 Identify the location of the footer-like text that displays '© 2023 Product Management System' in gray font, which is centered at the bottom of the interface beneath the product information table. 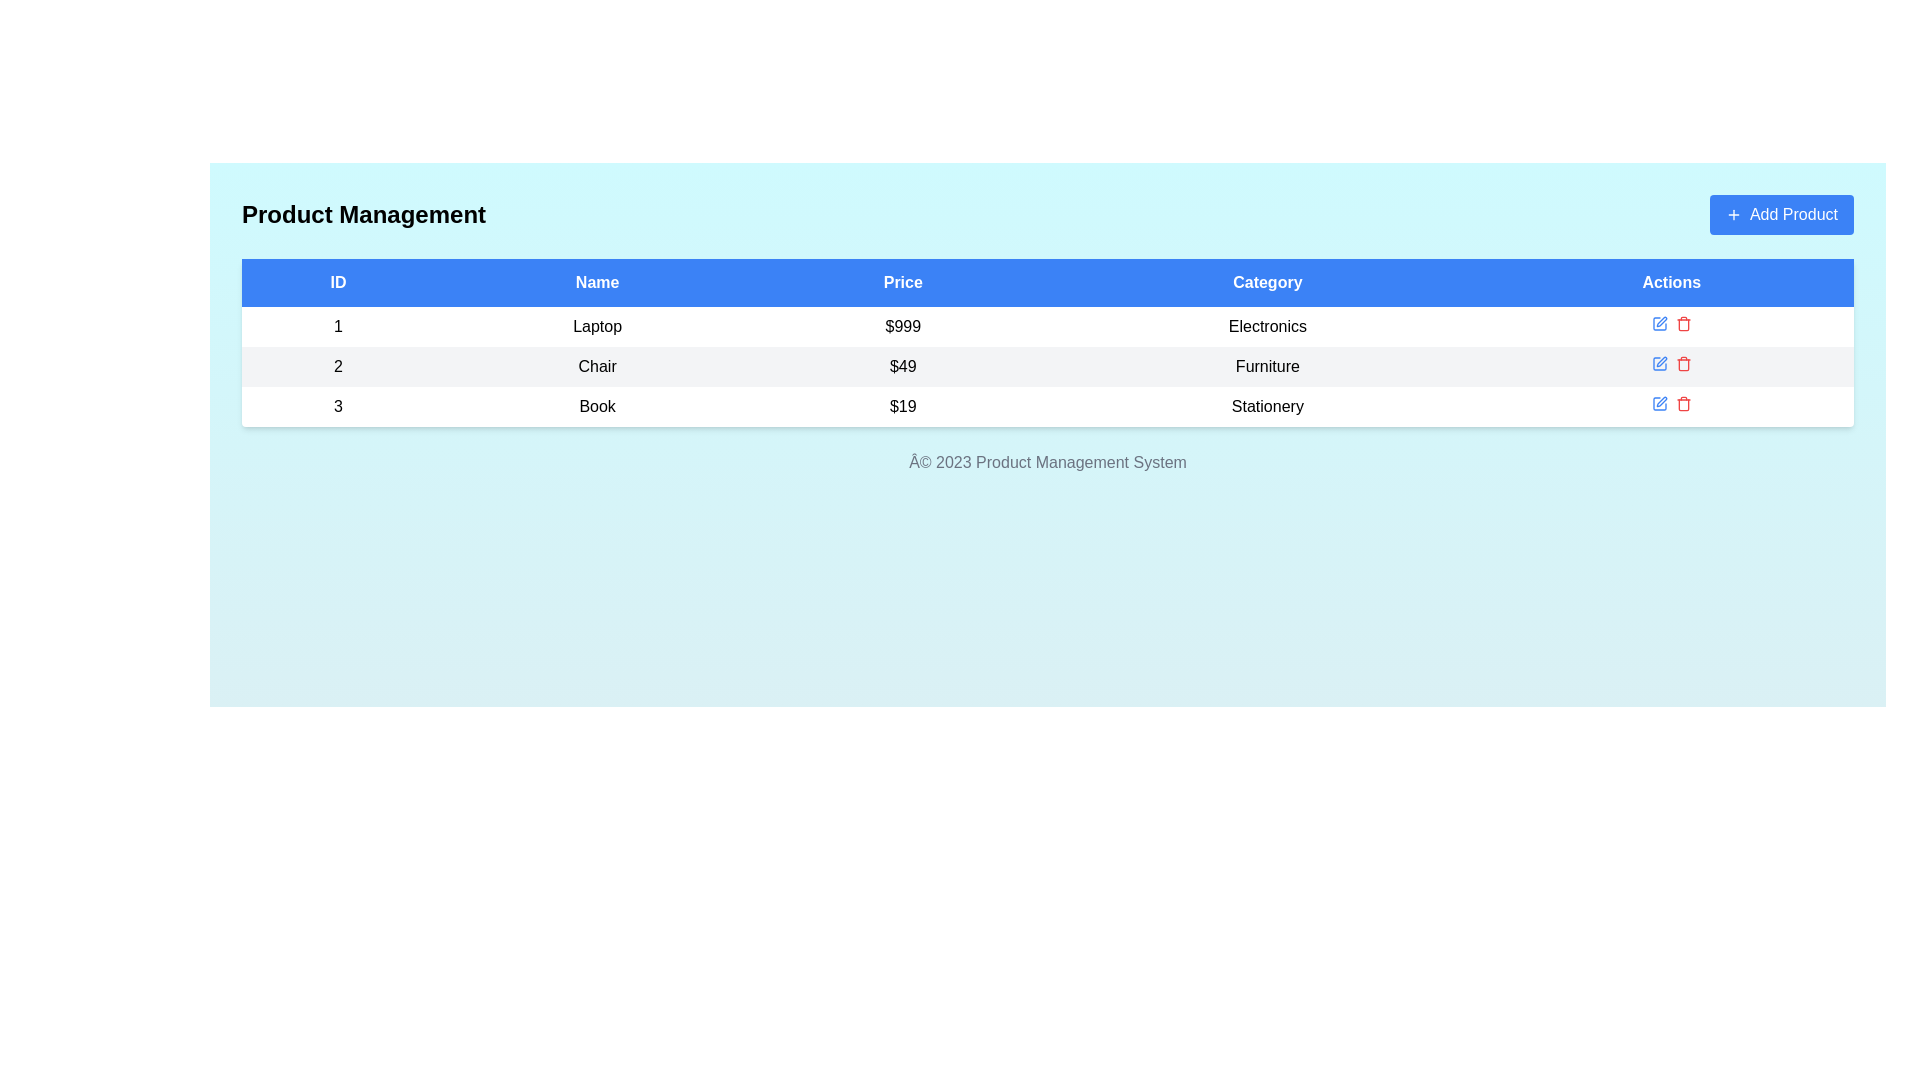
(1046, 462).